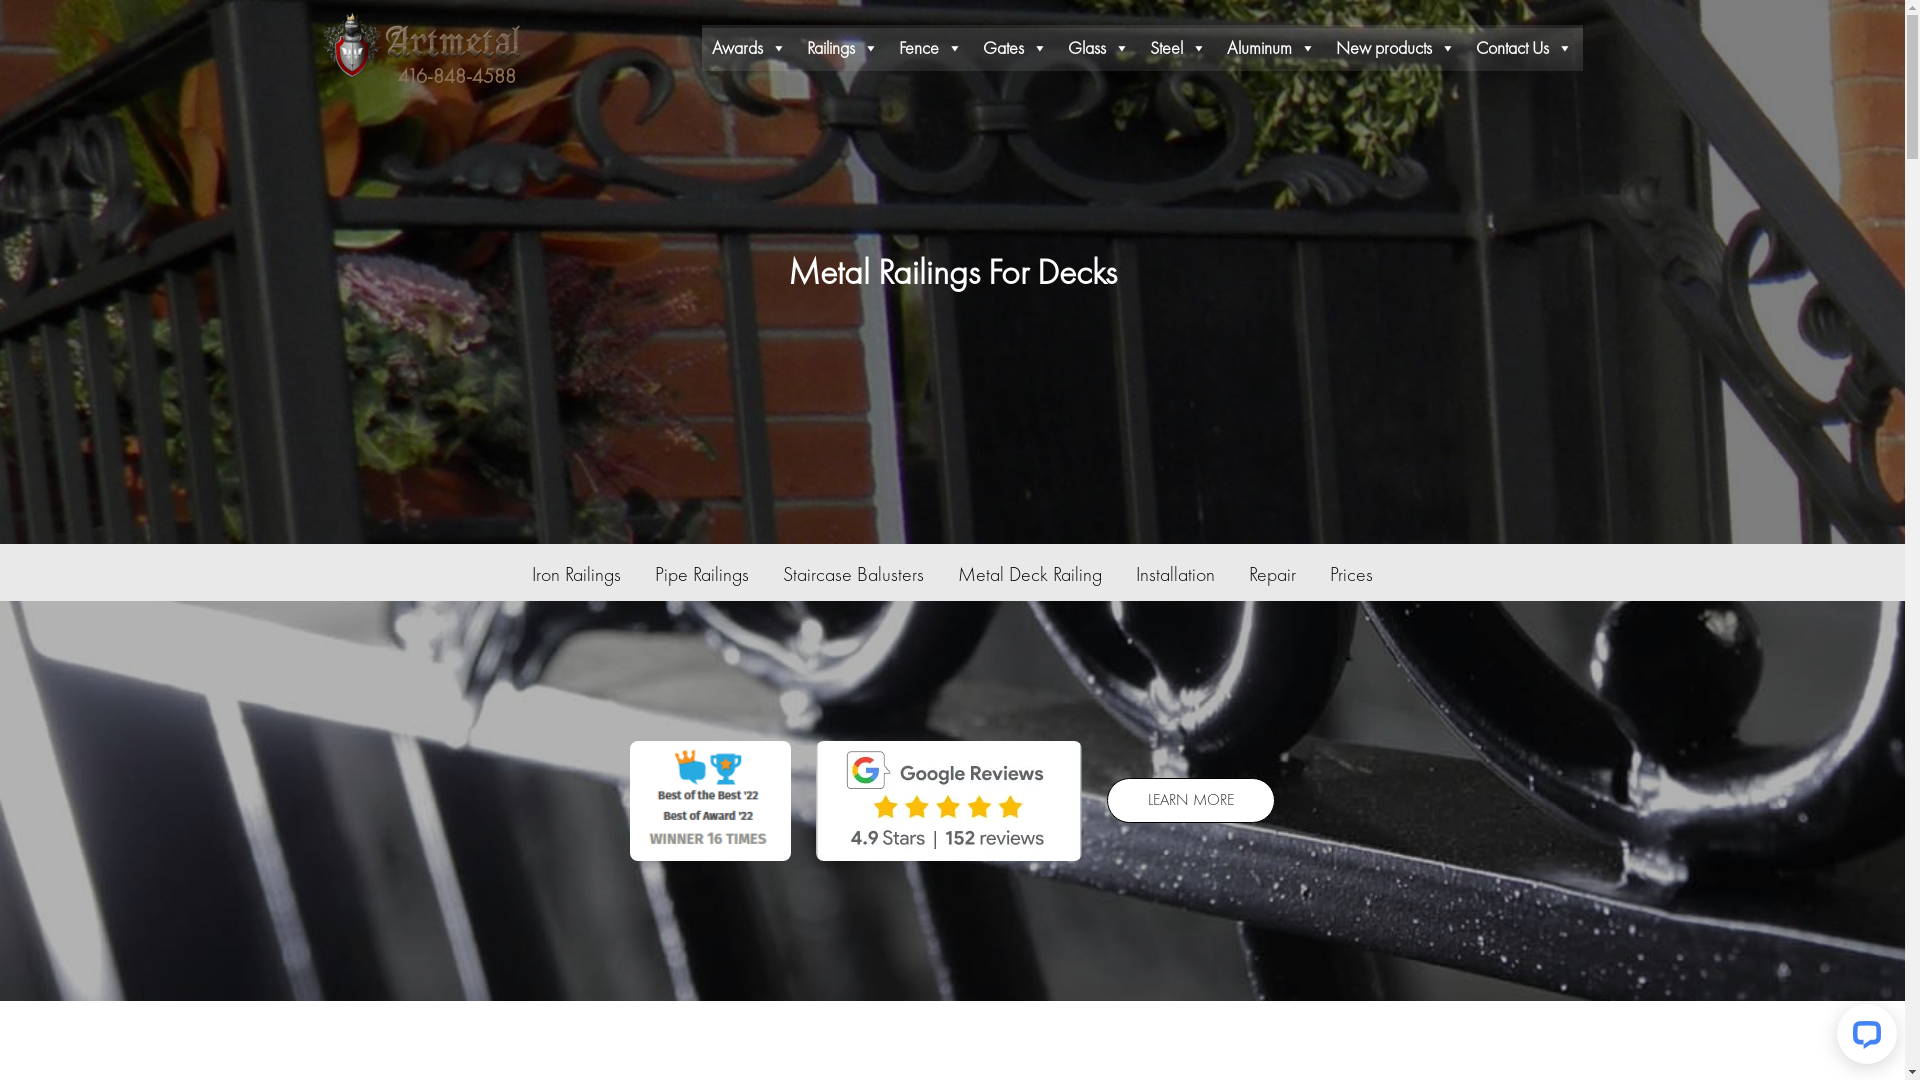 Image resolution: width=1920 pixels, height=1080 pixels. What do you see at coordinates (1098, 46) in the screenshot?
I see `'Glass'` at bounding box center [1098, 46].